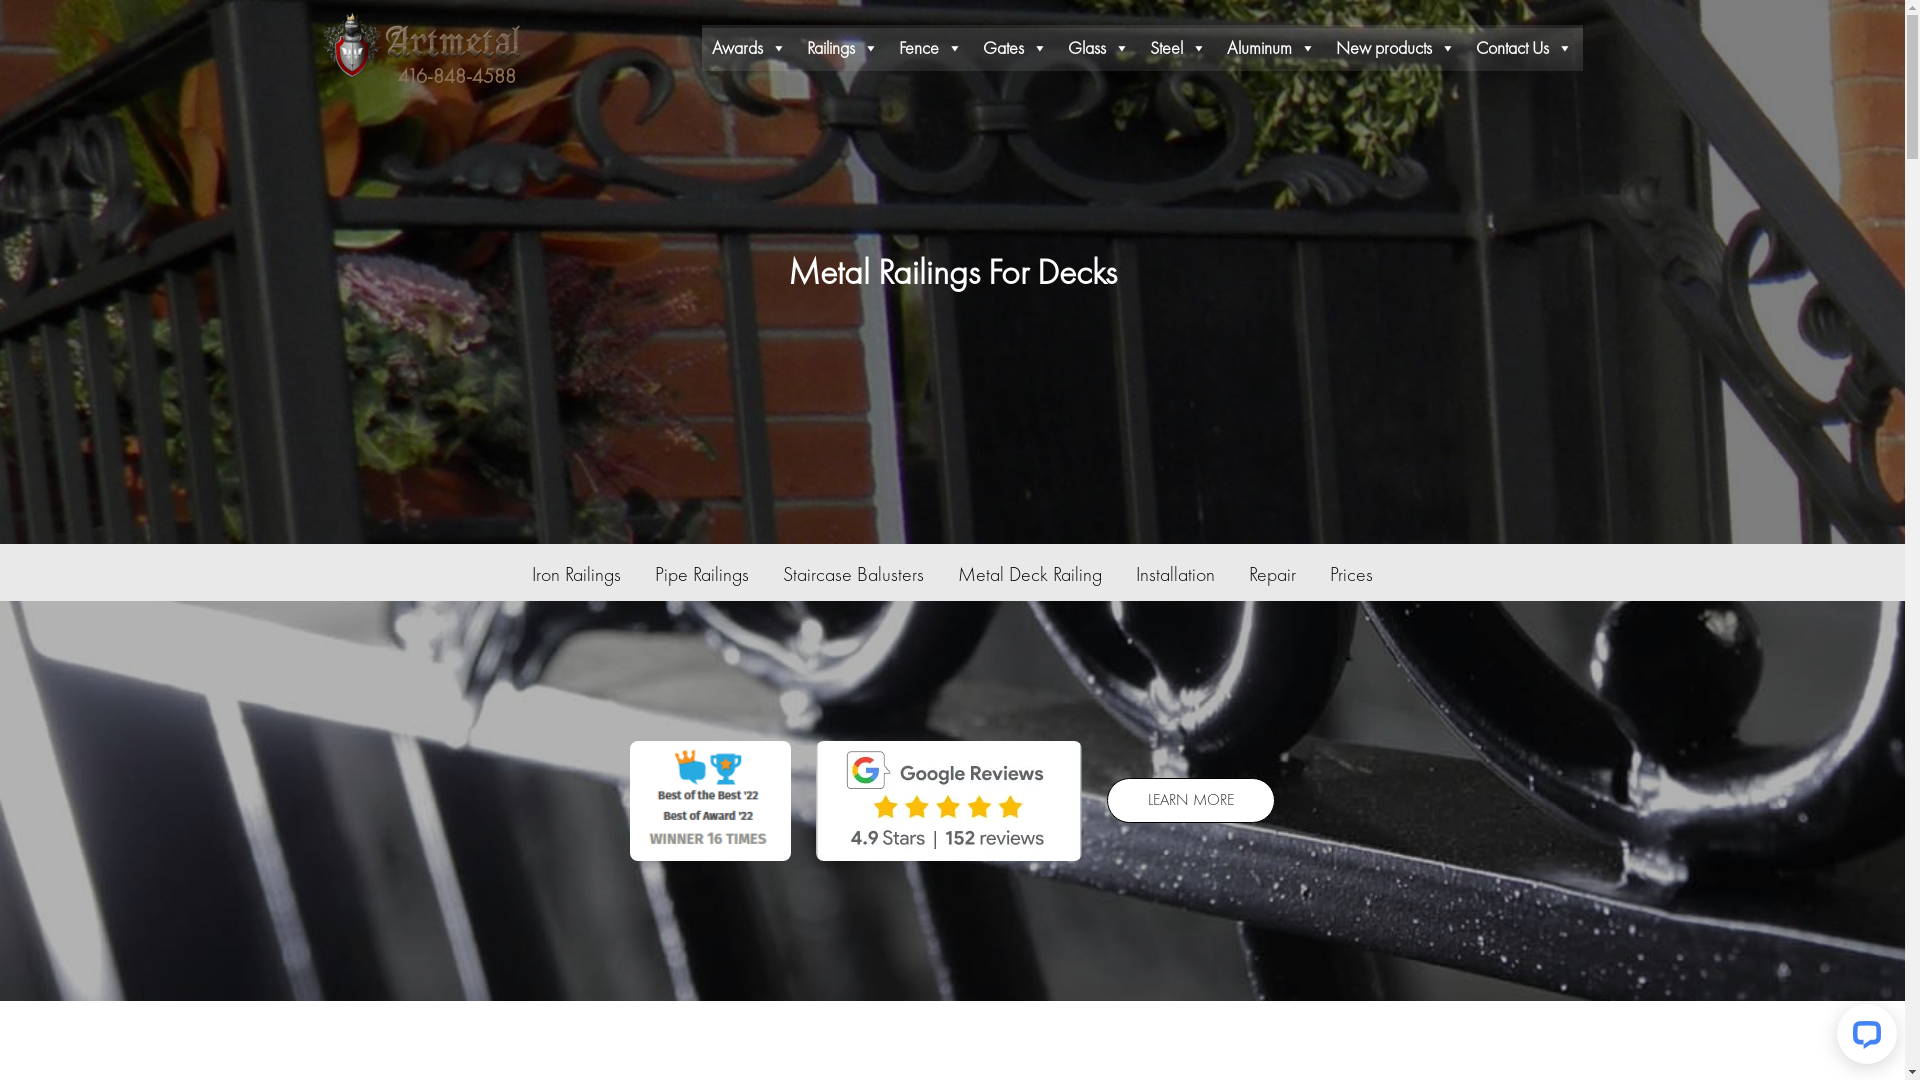 Image resolution: width=1920 pixels, height=1080 pixels. What do you see at coordinates (1098, 46) in the screenshot?
I see `'Glass'` at bounding box center [1098, 46].